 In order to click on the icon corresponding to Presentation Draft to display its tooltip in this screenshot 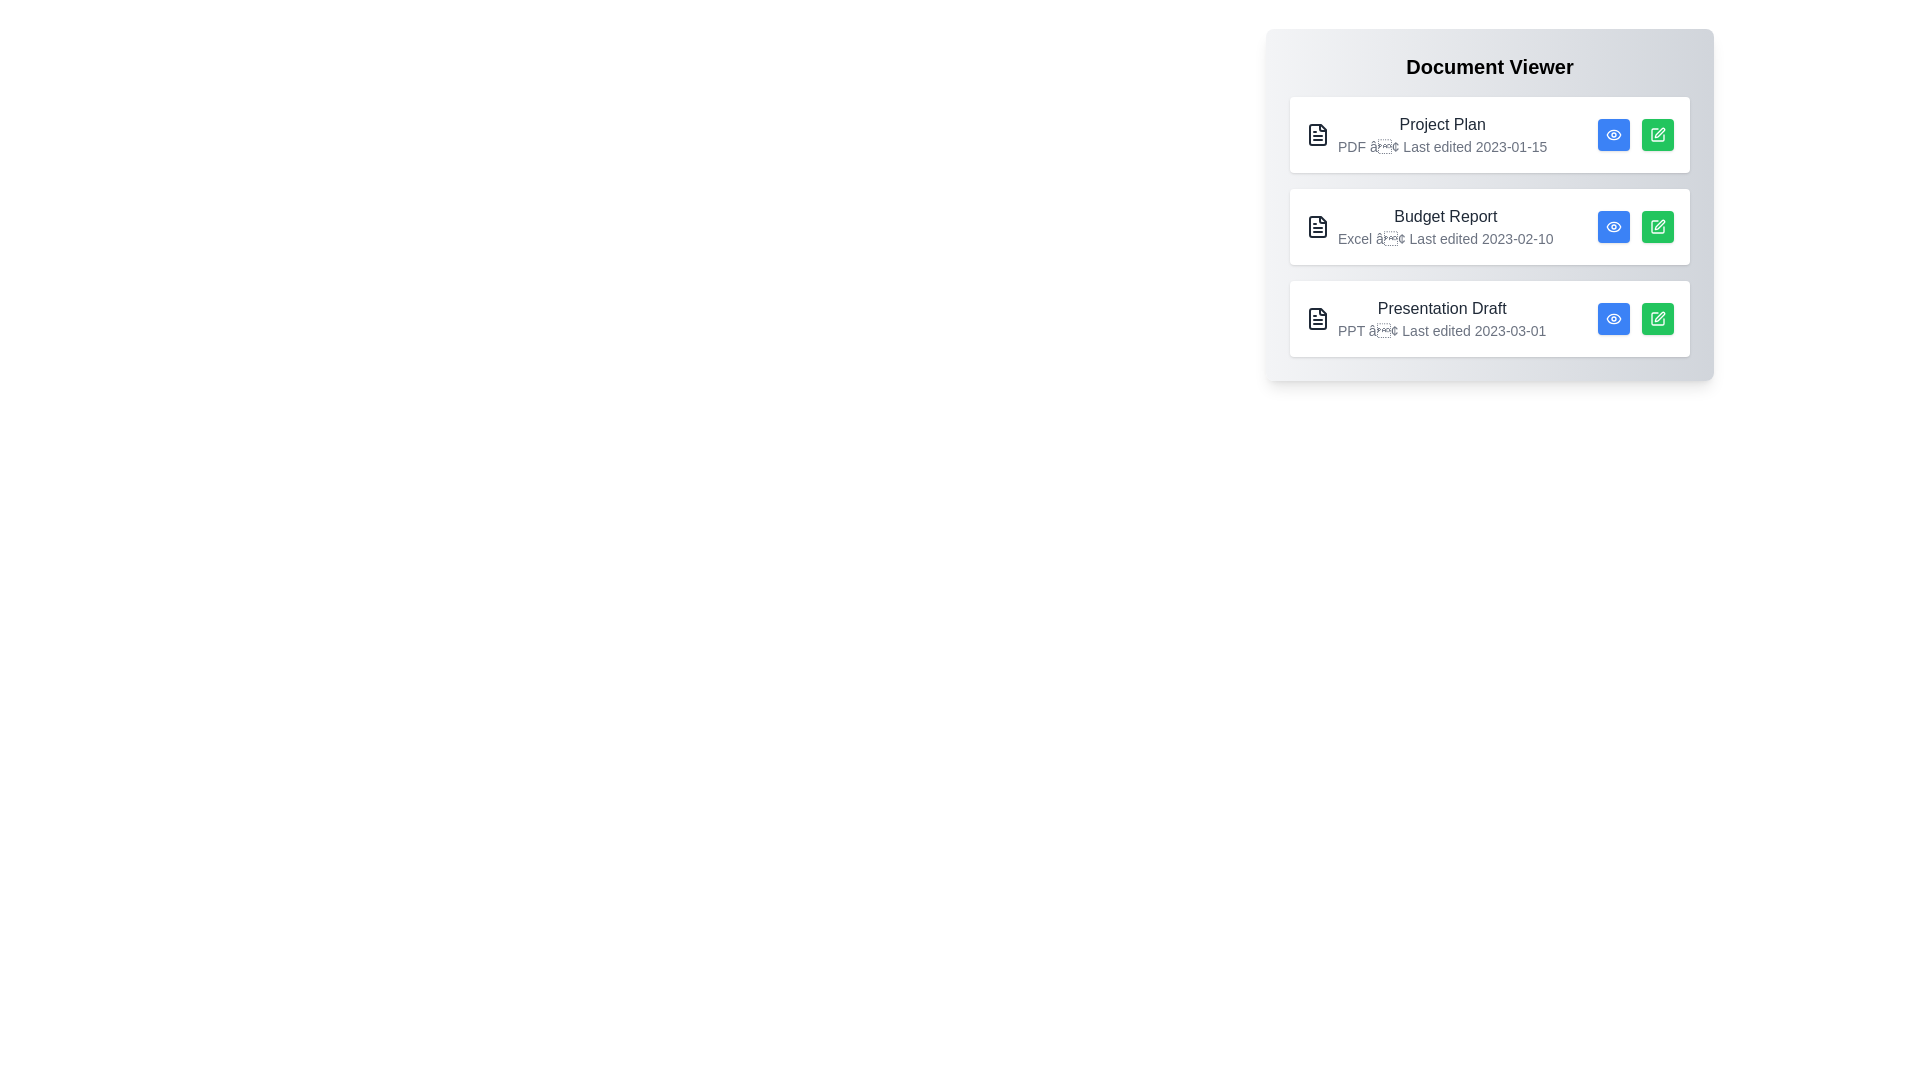, I will do `click(1318, 318)`.